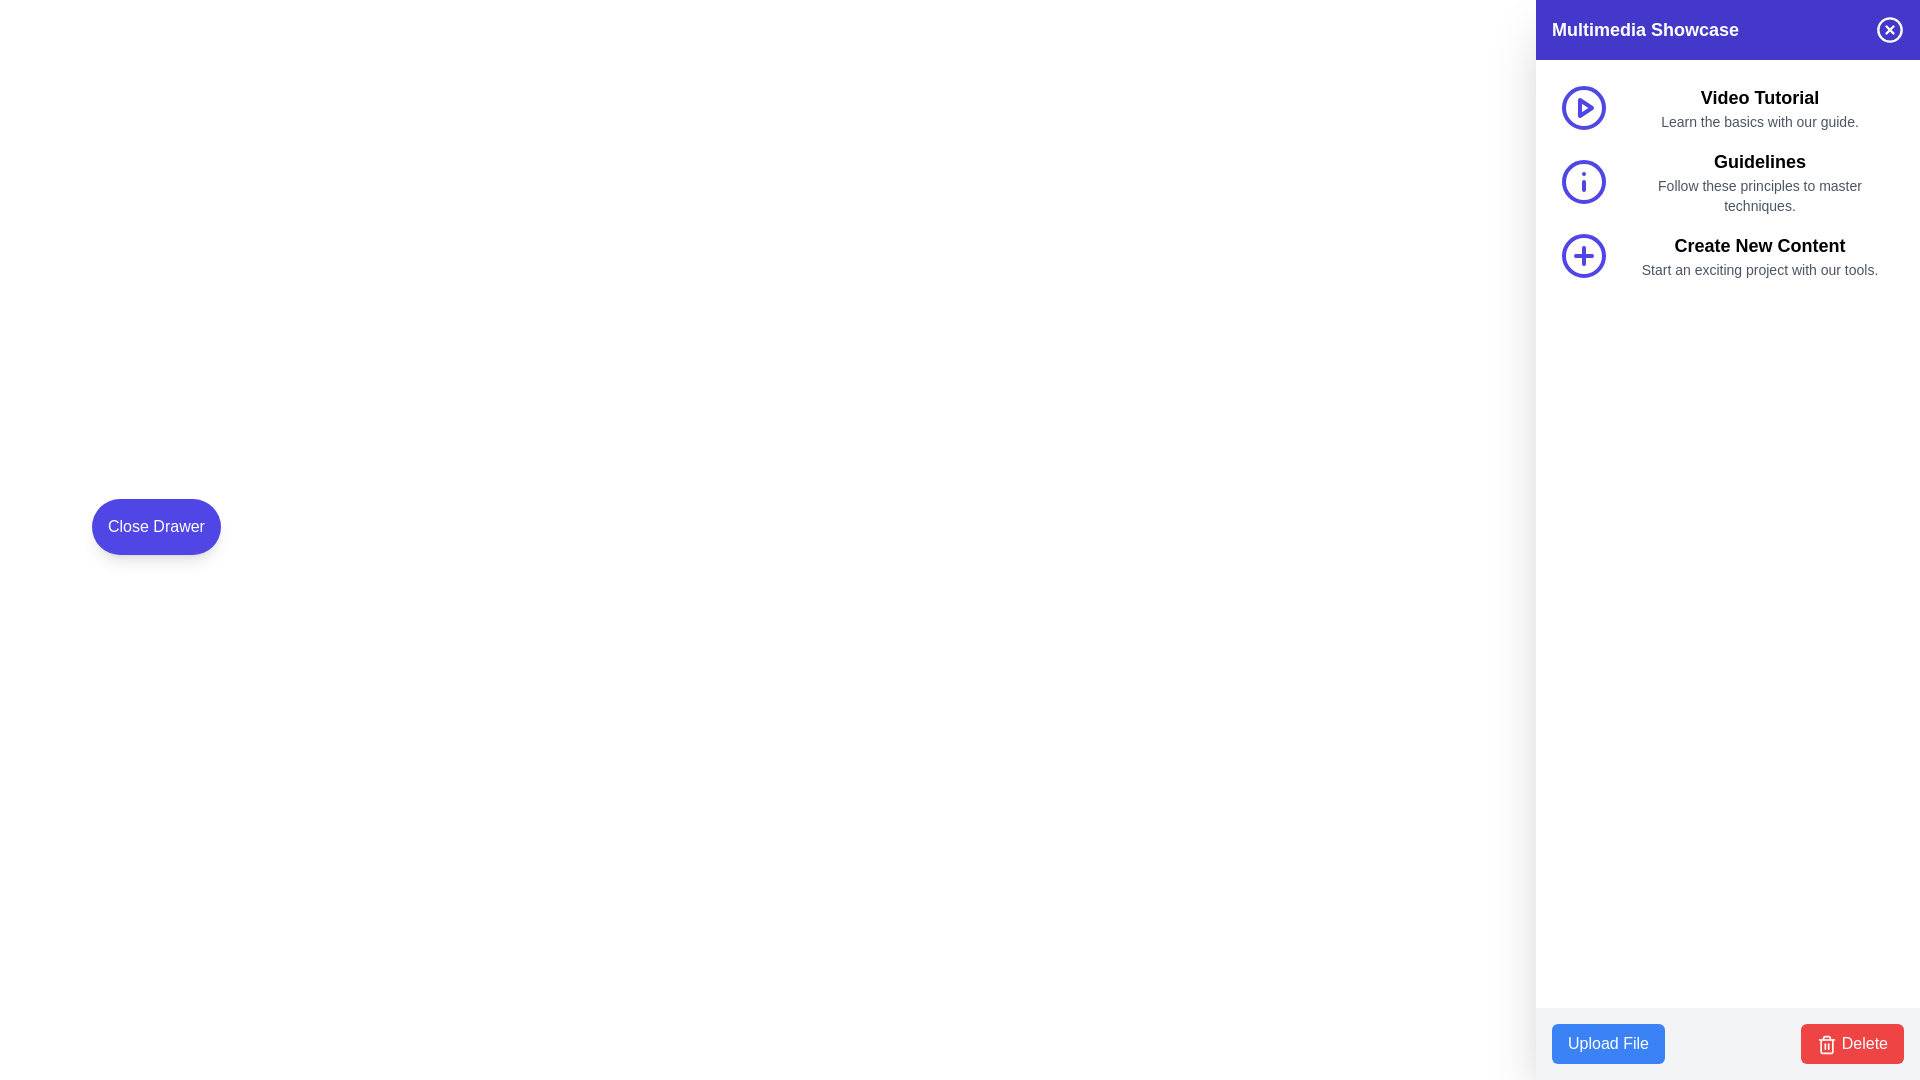 The width and height of the screenshot is (1920, 1080). Describe the element at coordinates (1583, 181) in the screenshot. I see `the outer circular outline of the 'Guidelines' icon located in the right sidebar under 'Multimedia Showcase'` at that location.